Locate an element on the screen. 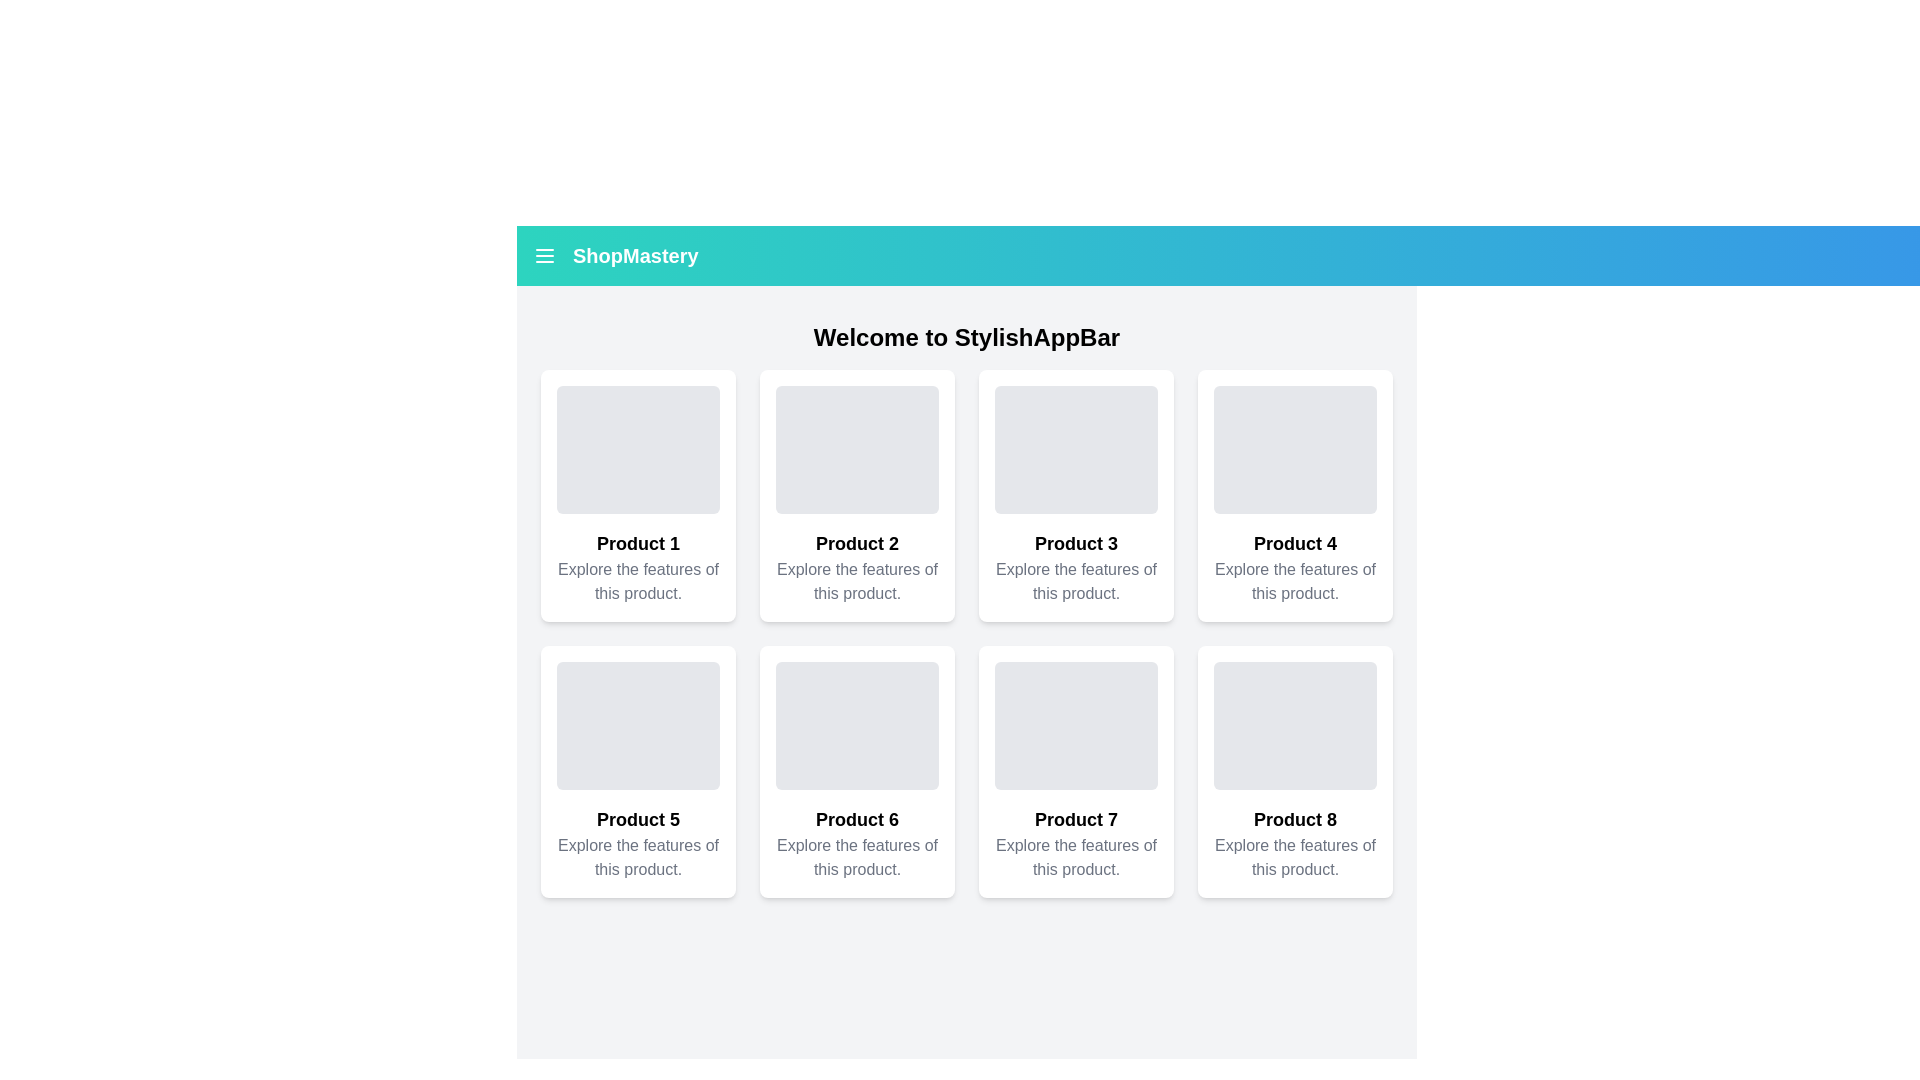 This screenshot has width=1920, height=1080. displayed text from the 'Product 1' text label, which is prominently styled in a larger, bold font at the top of its card in the product listing section is located at coordinates (637, 543).